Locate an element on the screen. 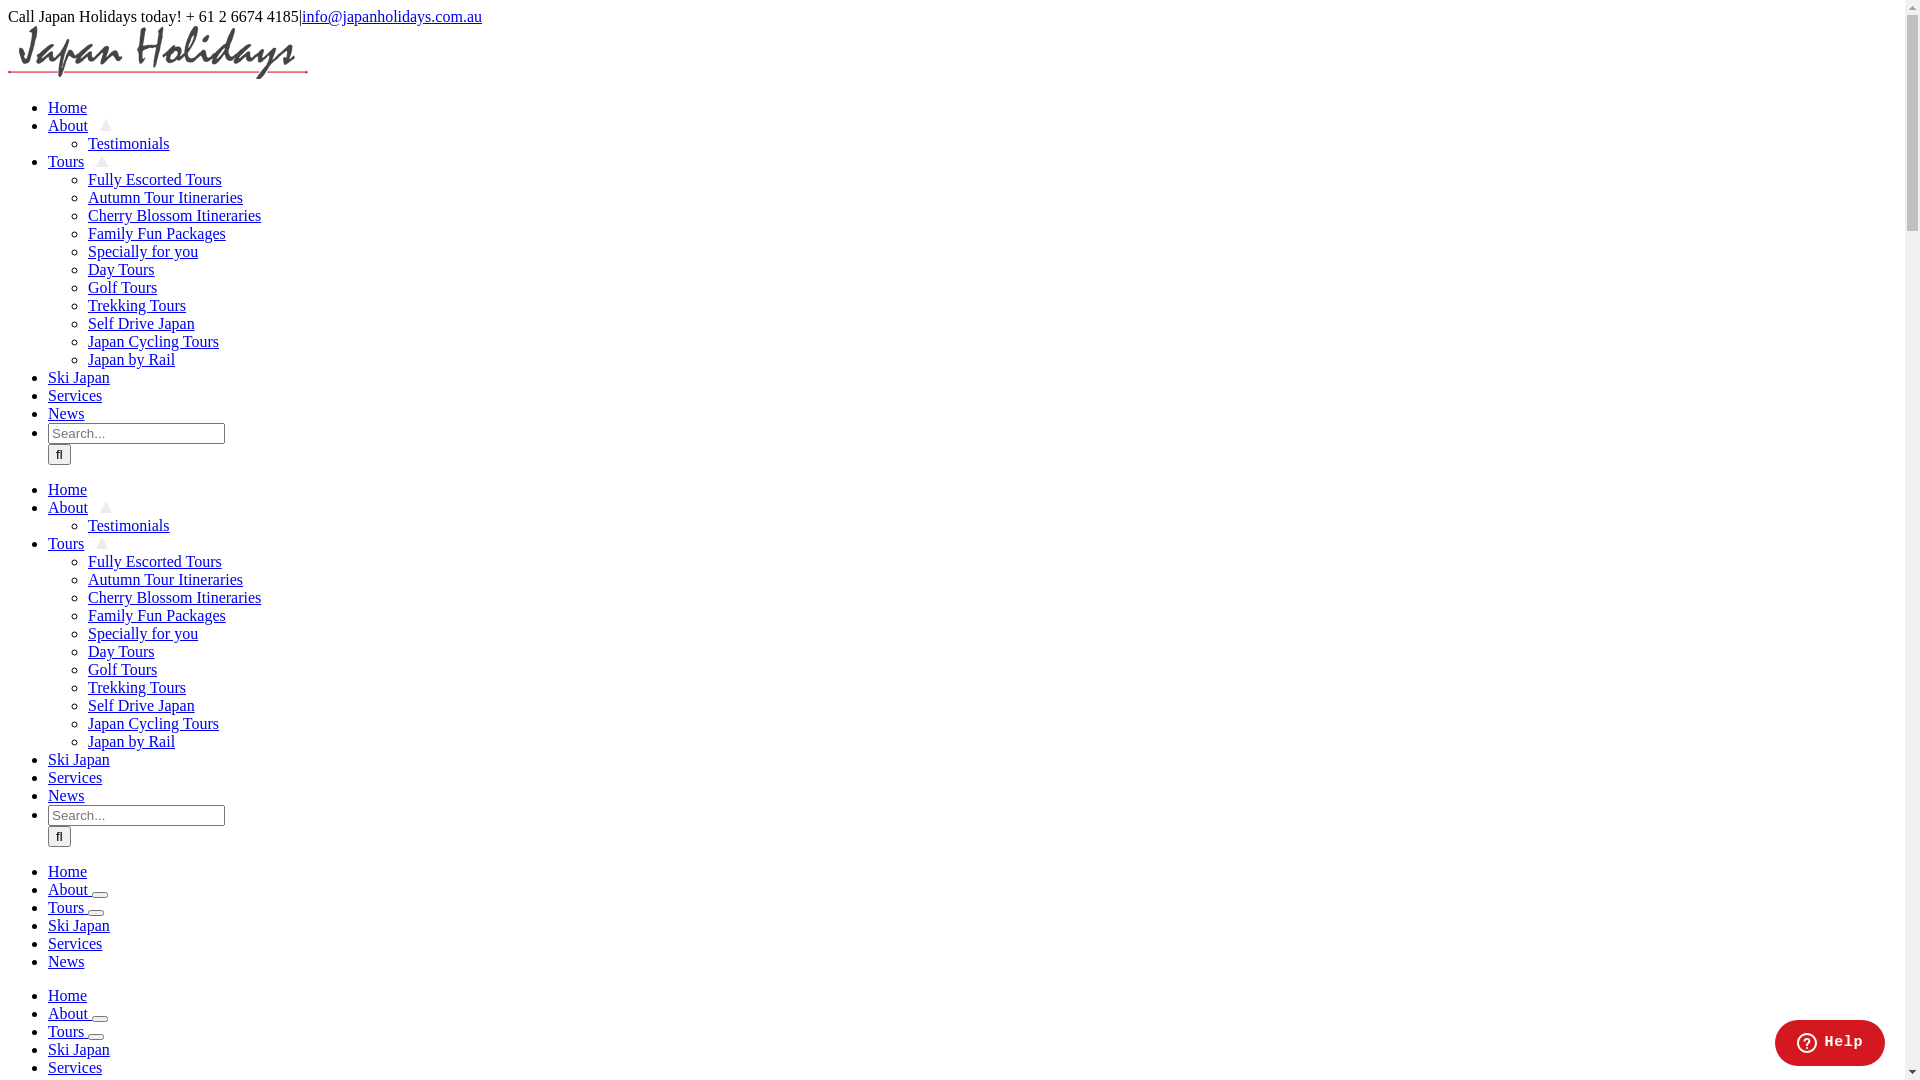 The height and width of the screenshot is (1080, 1920). 'Autumn Tour Itineraries' is located at coordinates (165, 197).